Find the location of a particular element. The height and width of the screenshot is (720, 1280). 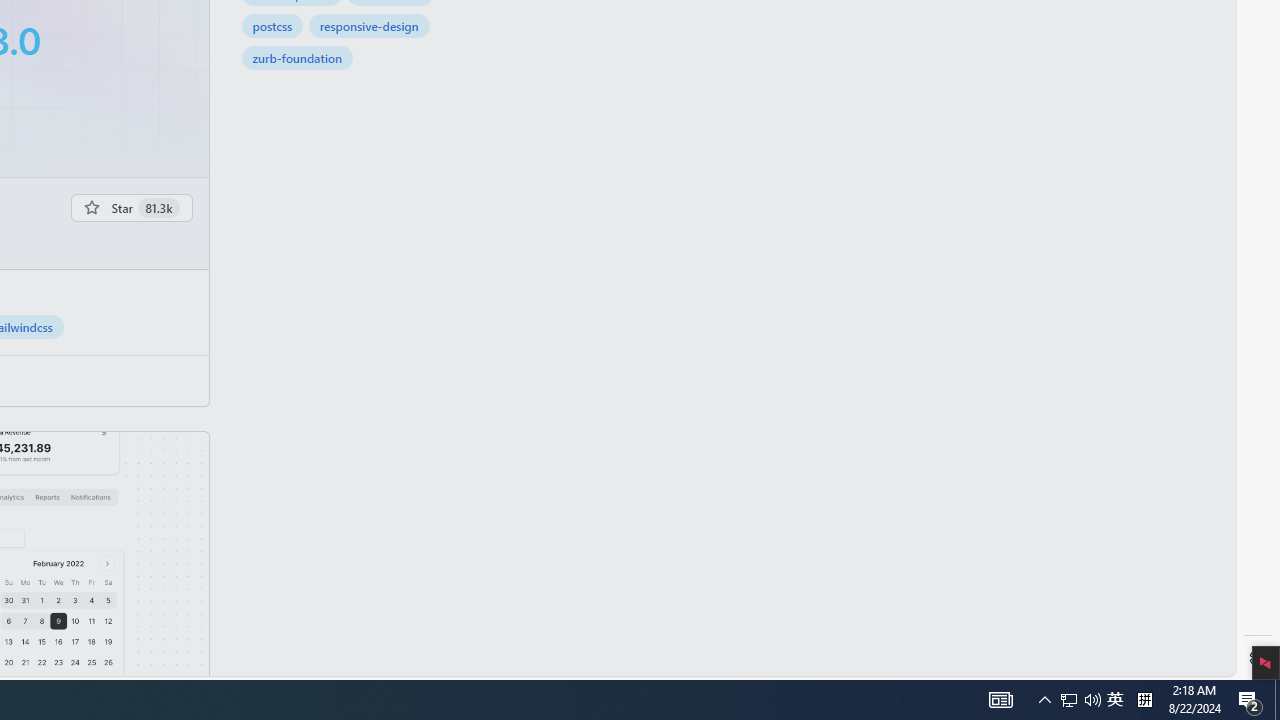

'zurb-foundation' is located at coordinates (296, 56).